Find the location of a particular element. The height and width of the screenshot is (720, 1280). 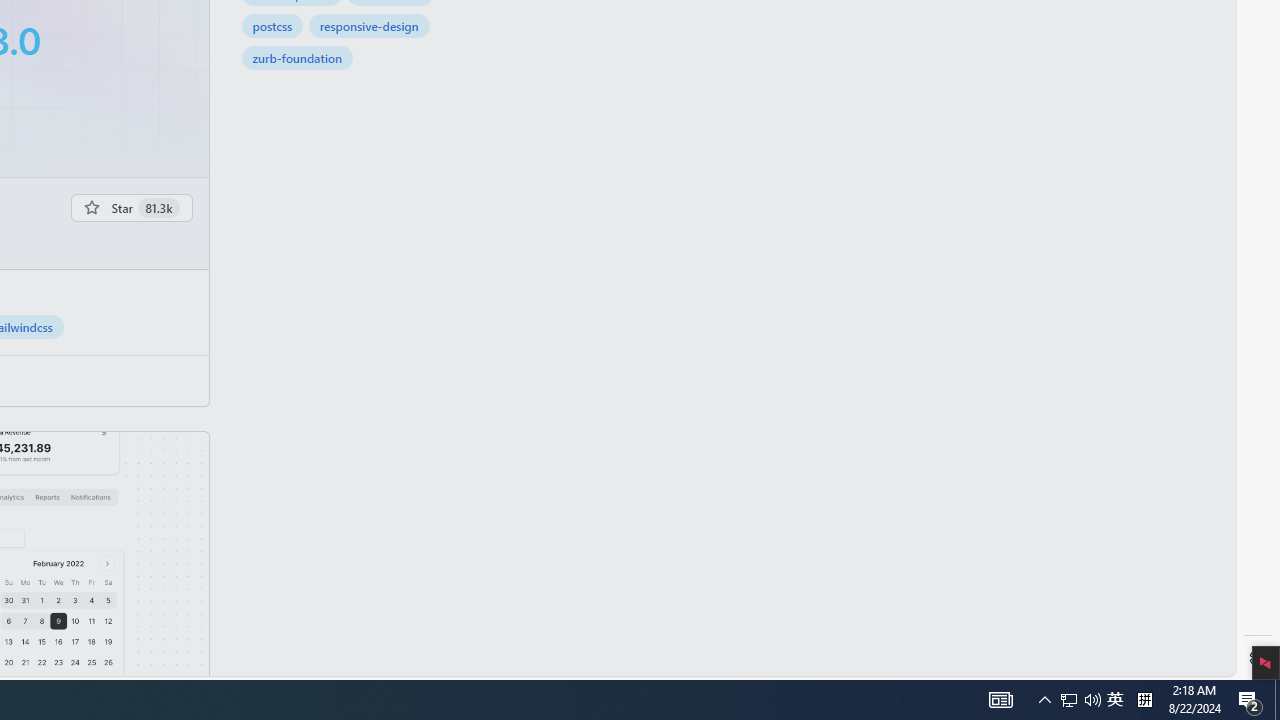

'zurb-foundation' is located at coordinates (296, 56).